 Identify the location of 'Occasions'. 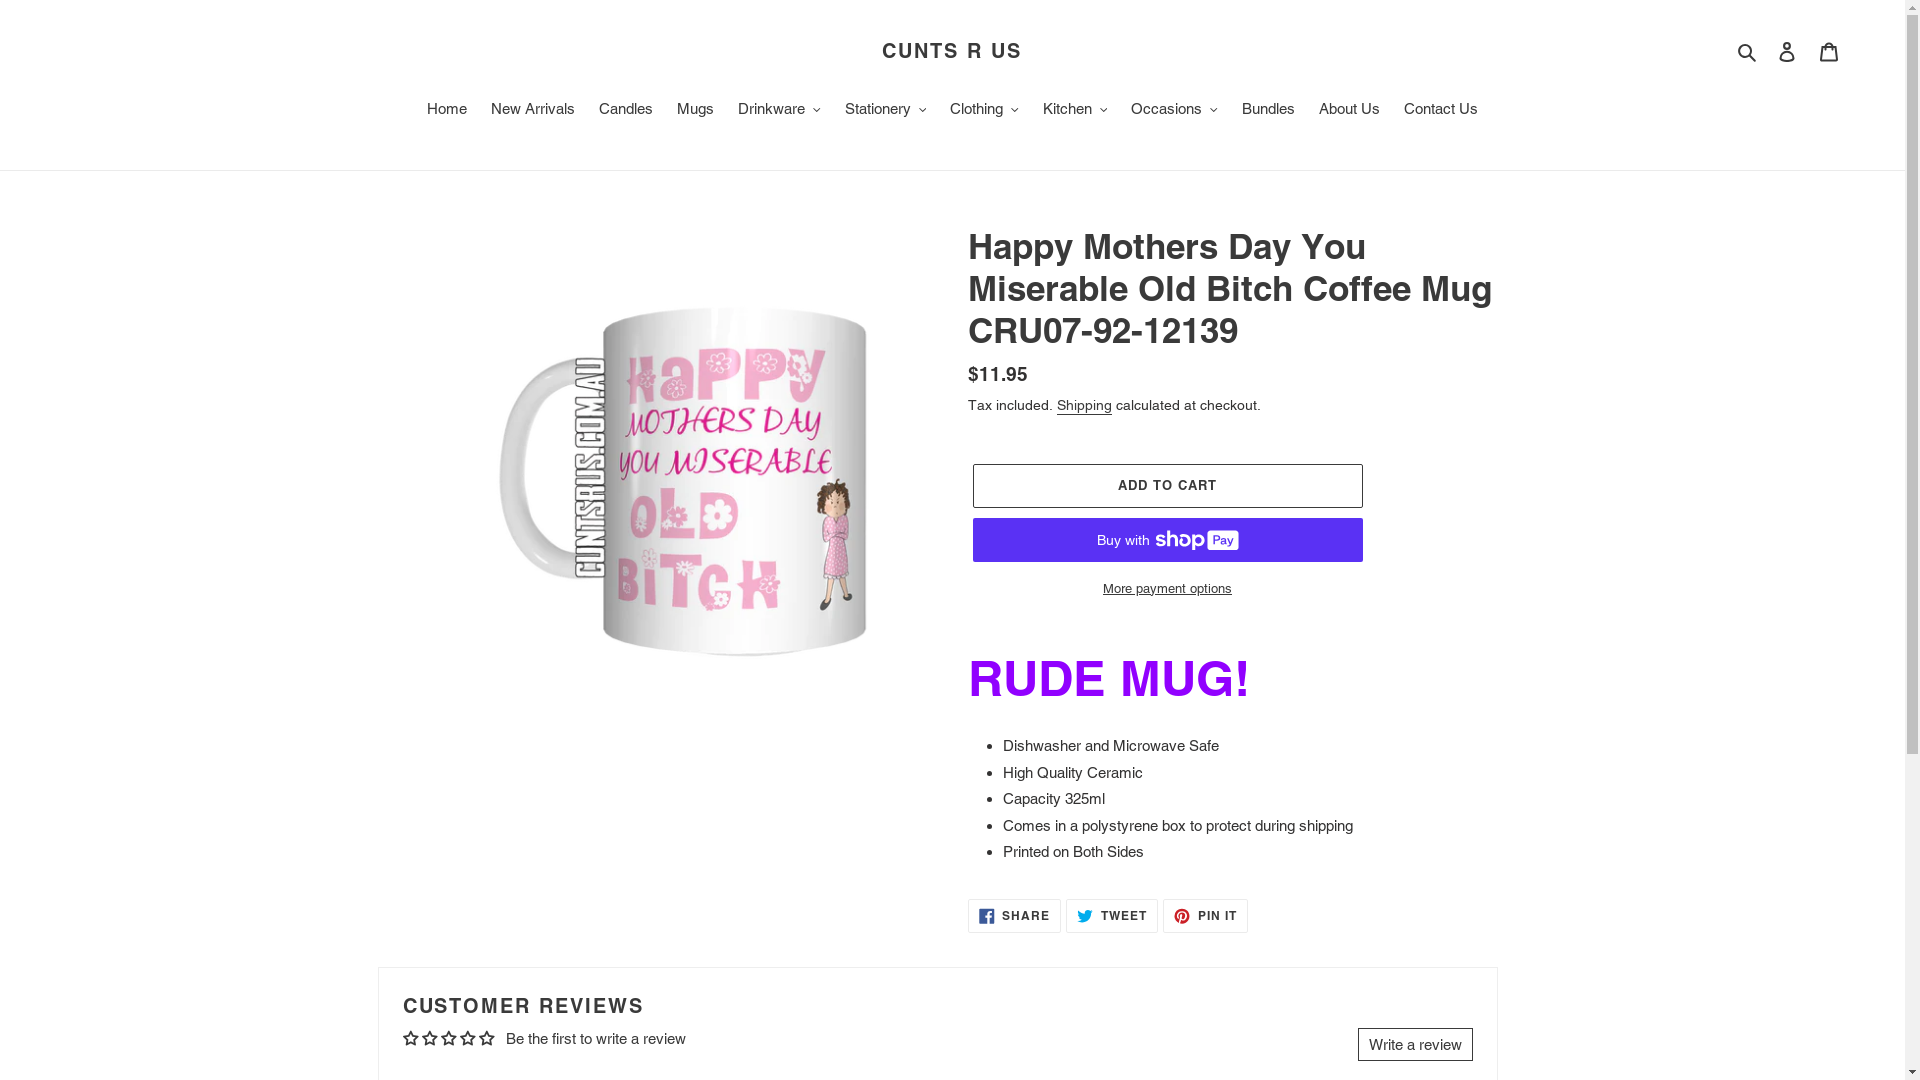
(1174, 111).